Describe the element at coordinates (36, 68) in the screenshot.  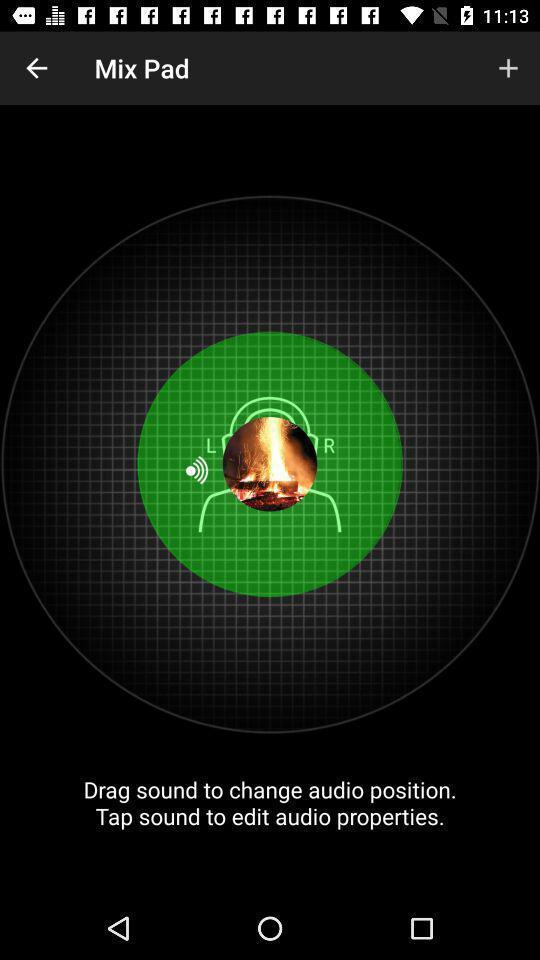
I see `item to the left of the mix pad icon` at that location.